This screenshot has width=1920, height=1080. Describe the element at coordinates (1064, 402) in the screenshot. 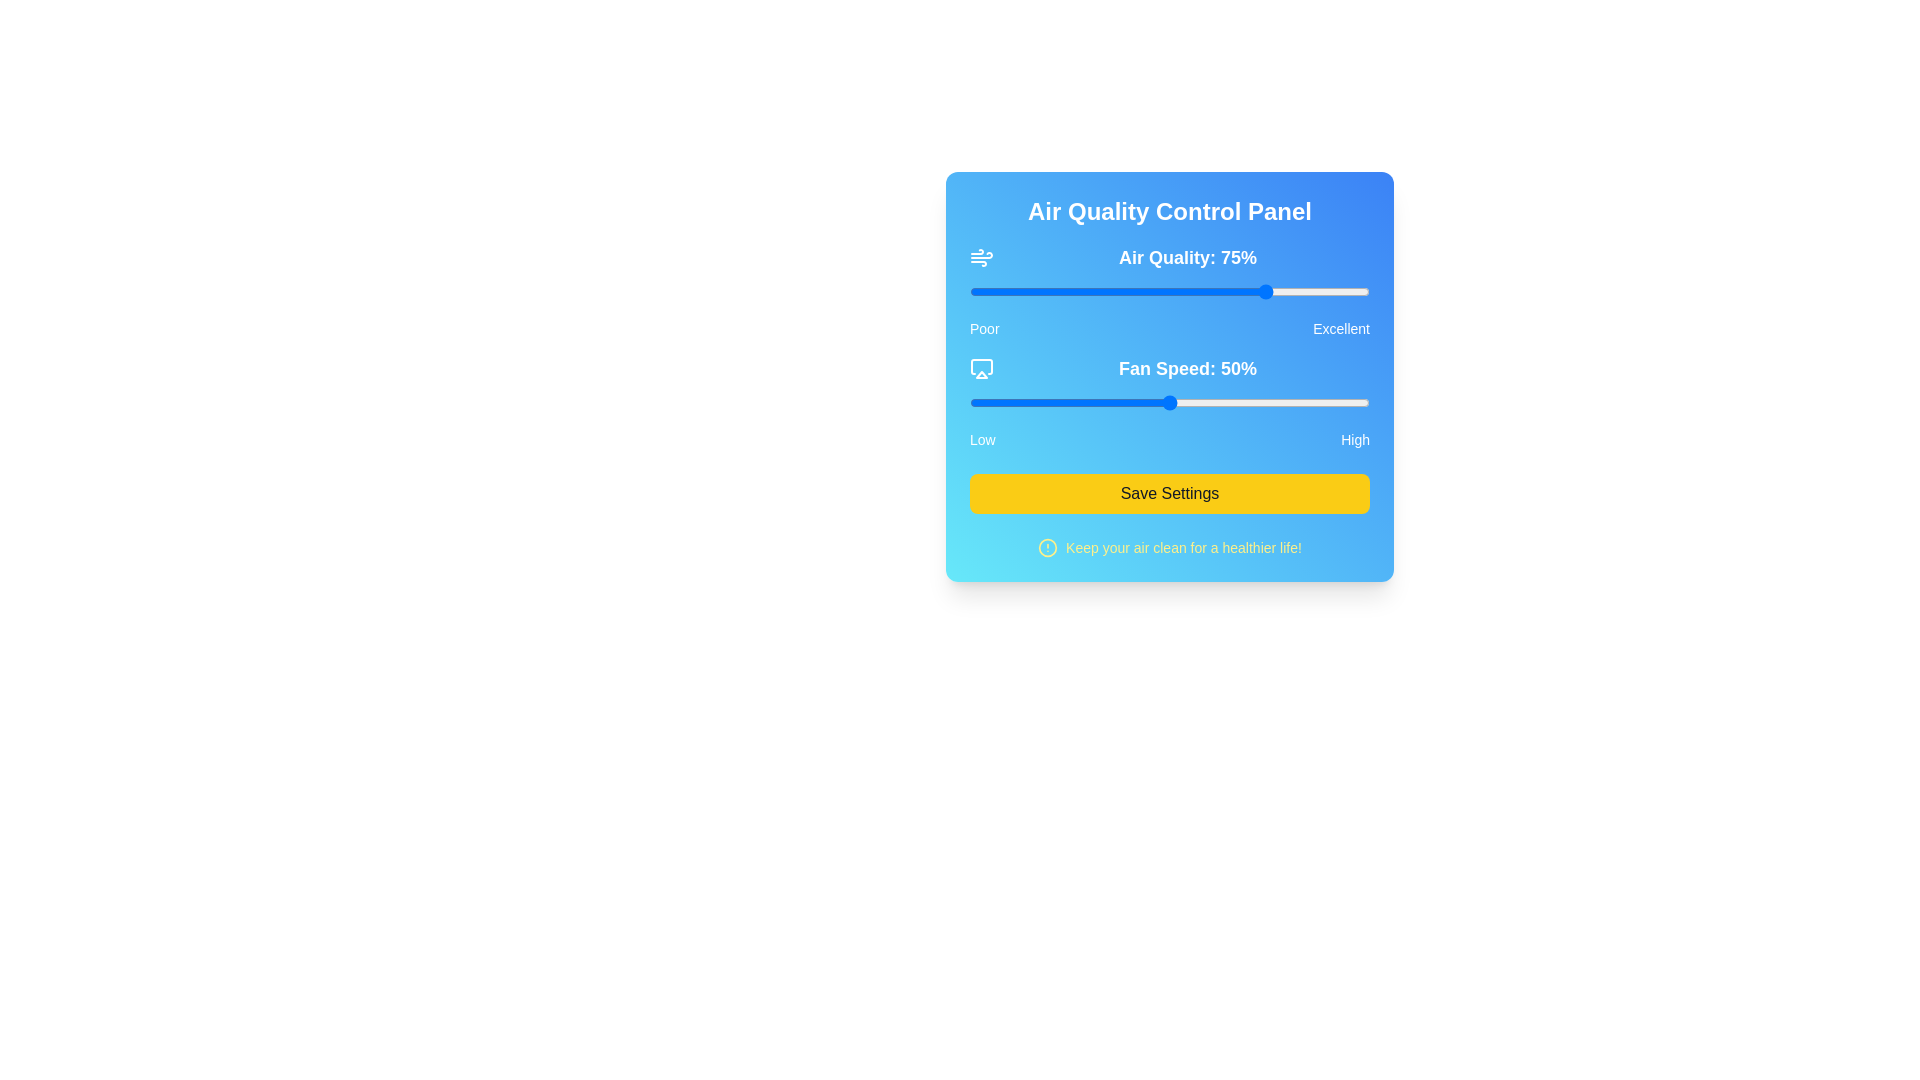

I see `the fan speed` at that location.